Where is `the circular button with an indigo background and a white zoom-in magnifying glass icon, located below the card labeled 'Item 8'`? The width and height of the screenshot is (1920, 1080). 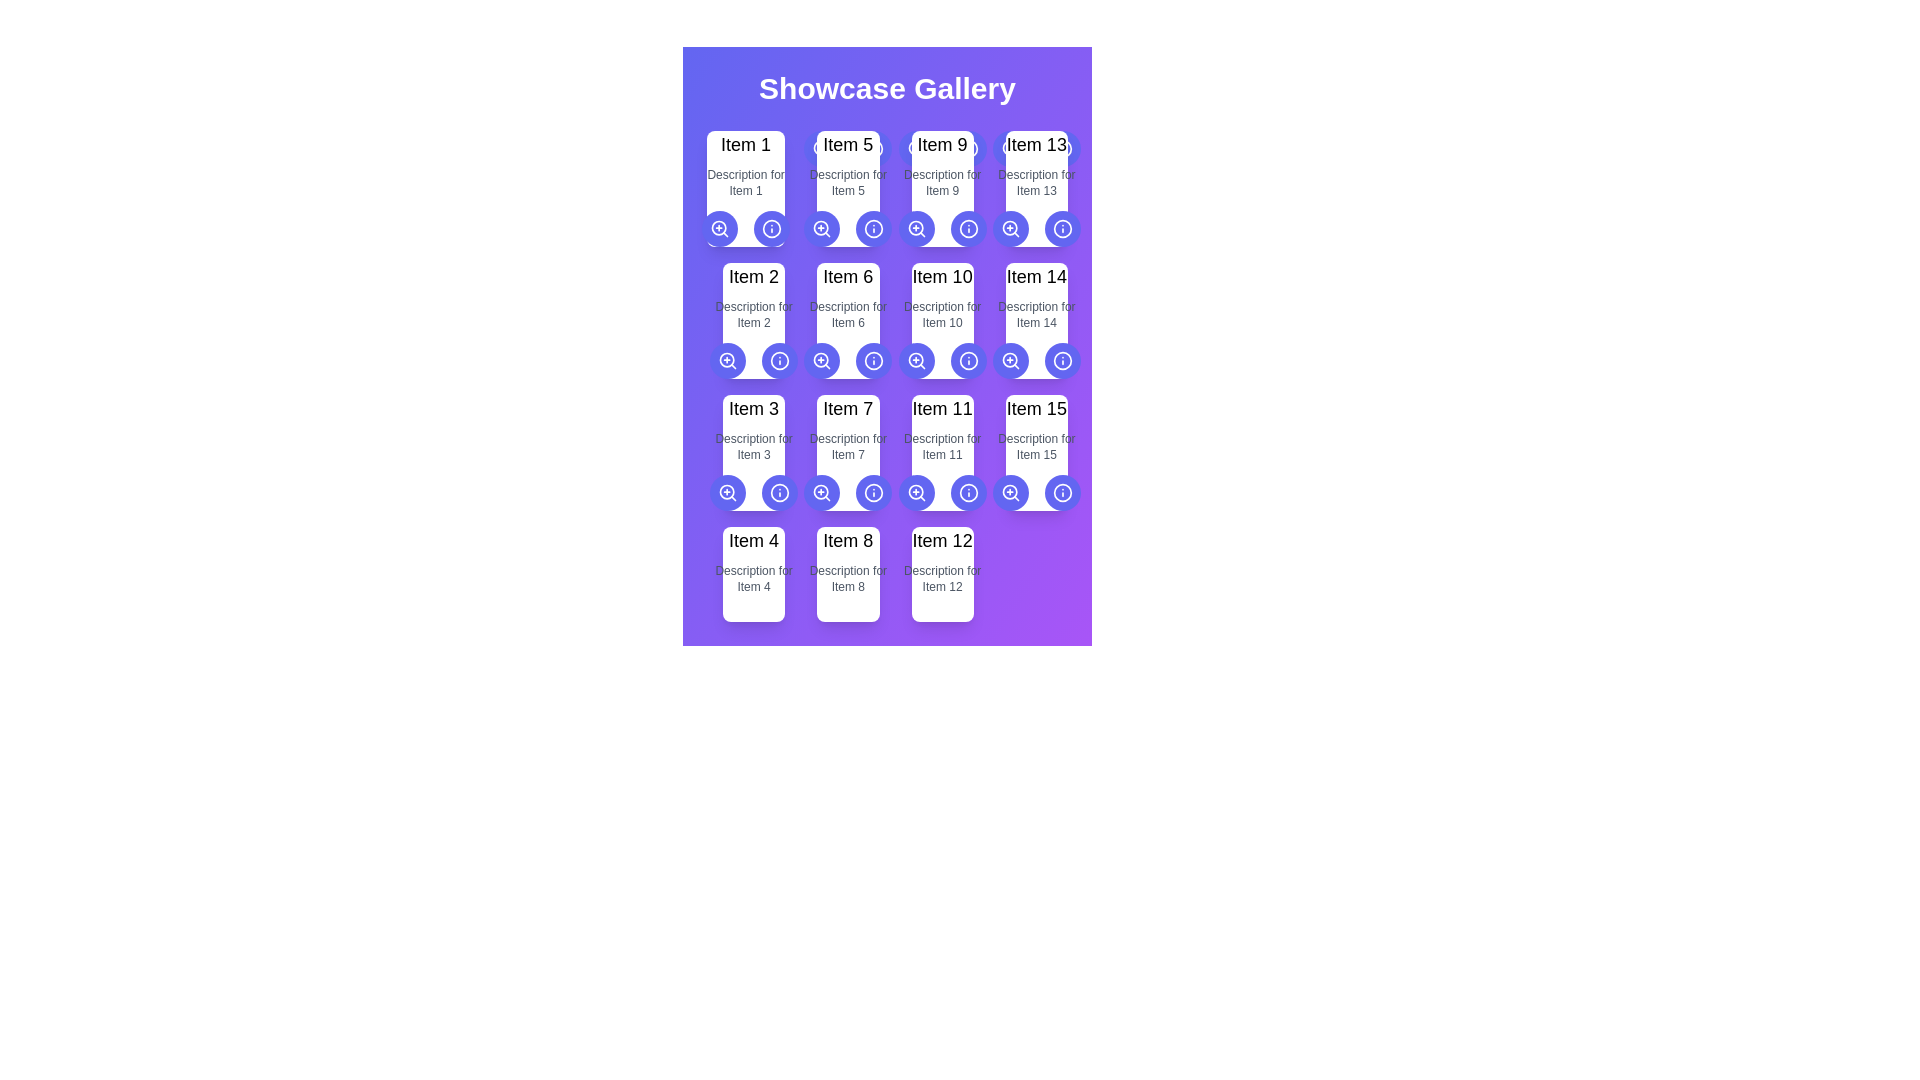
the circular button with an indigo background and a white zoom-in magnifying glass icon, located below the card labeled 'Item 8' is located at coordinates (915, 493).